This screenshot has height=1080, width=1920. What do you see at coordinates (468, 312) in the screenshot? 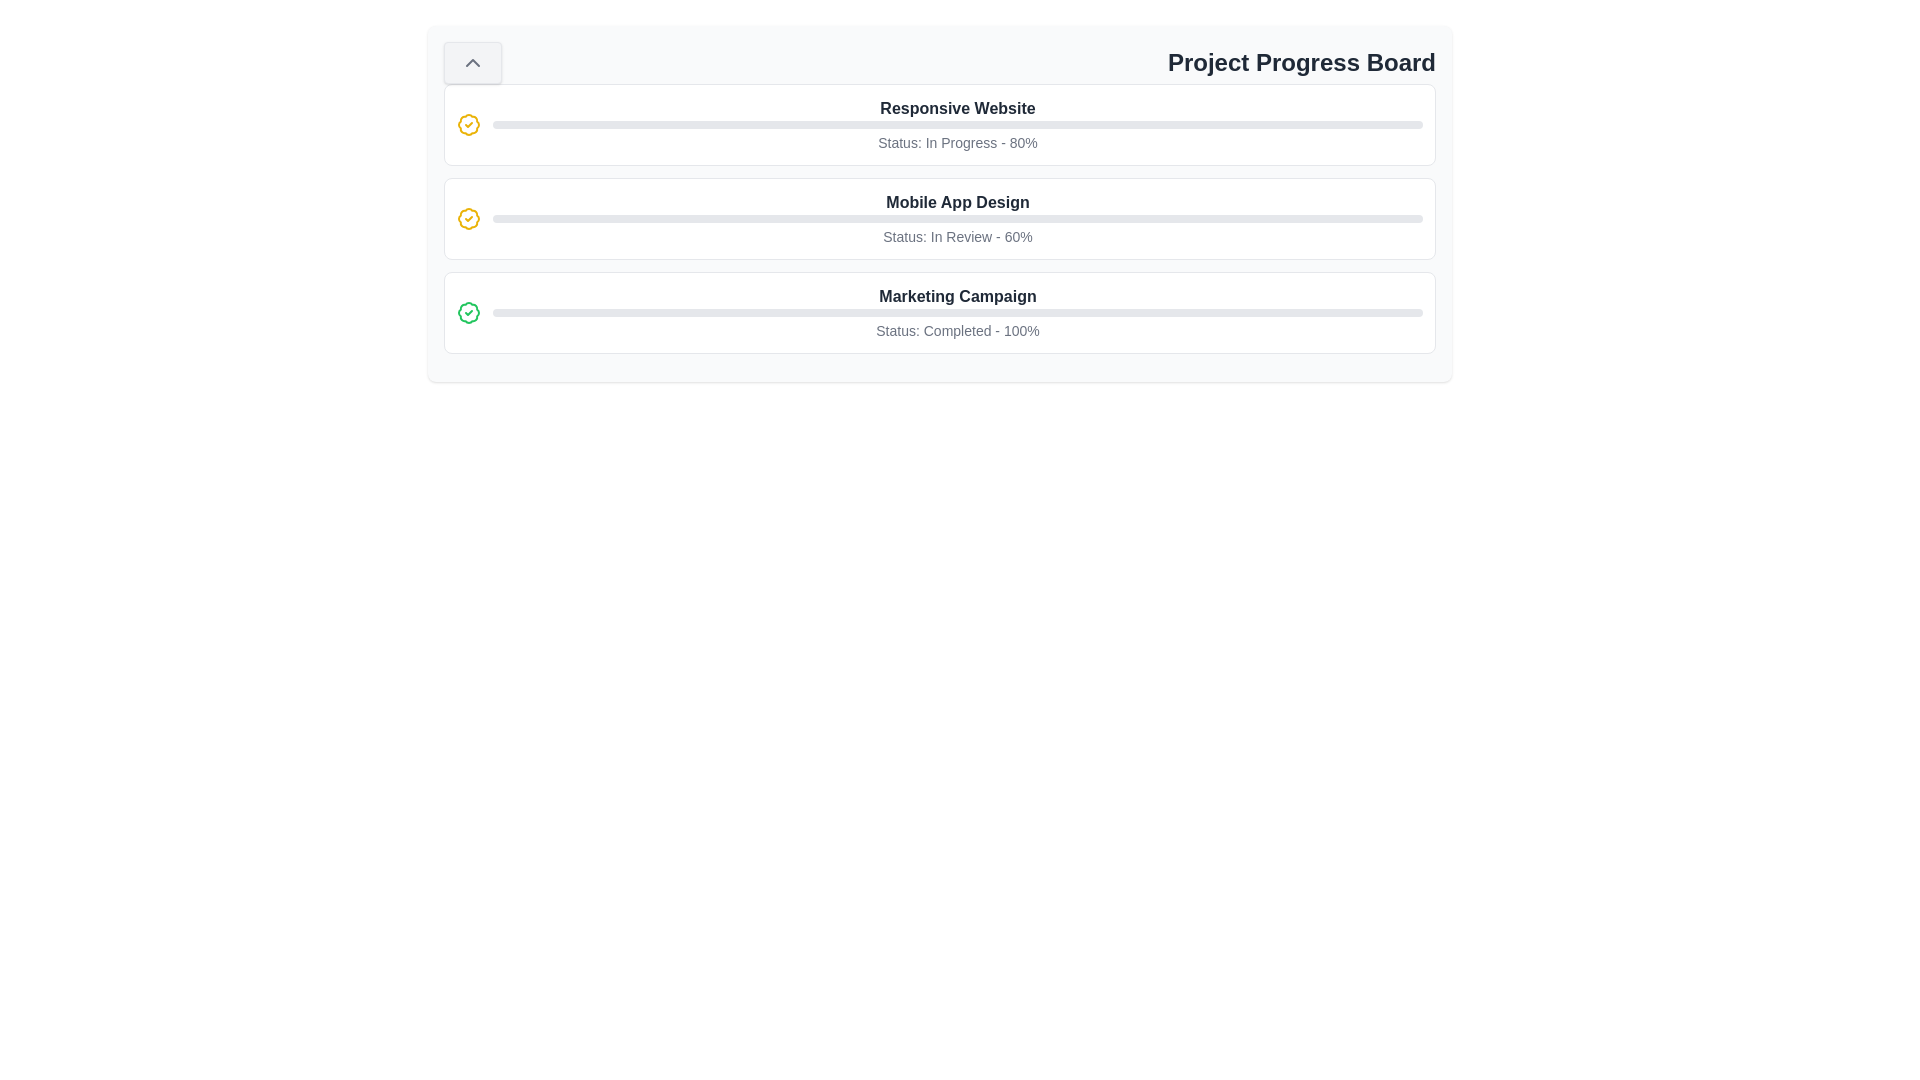
I see `the styling changes of the icon or badge indicating the status of the 'Marketing Campaign' progress, located at the center of the bottommost list item` at bounding box center [468, 312].